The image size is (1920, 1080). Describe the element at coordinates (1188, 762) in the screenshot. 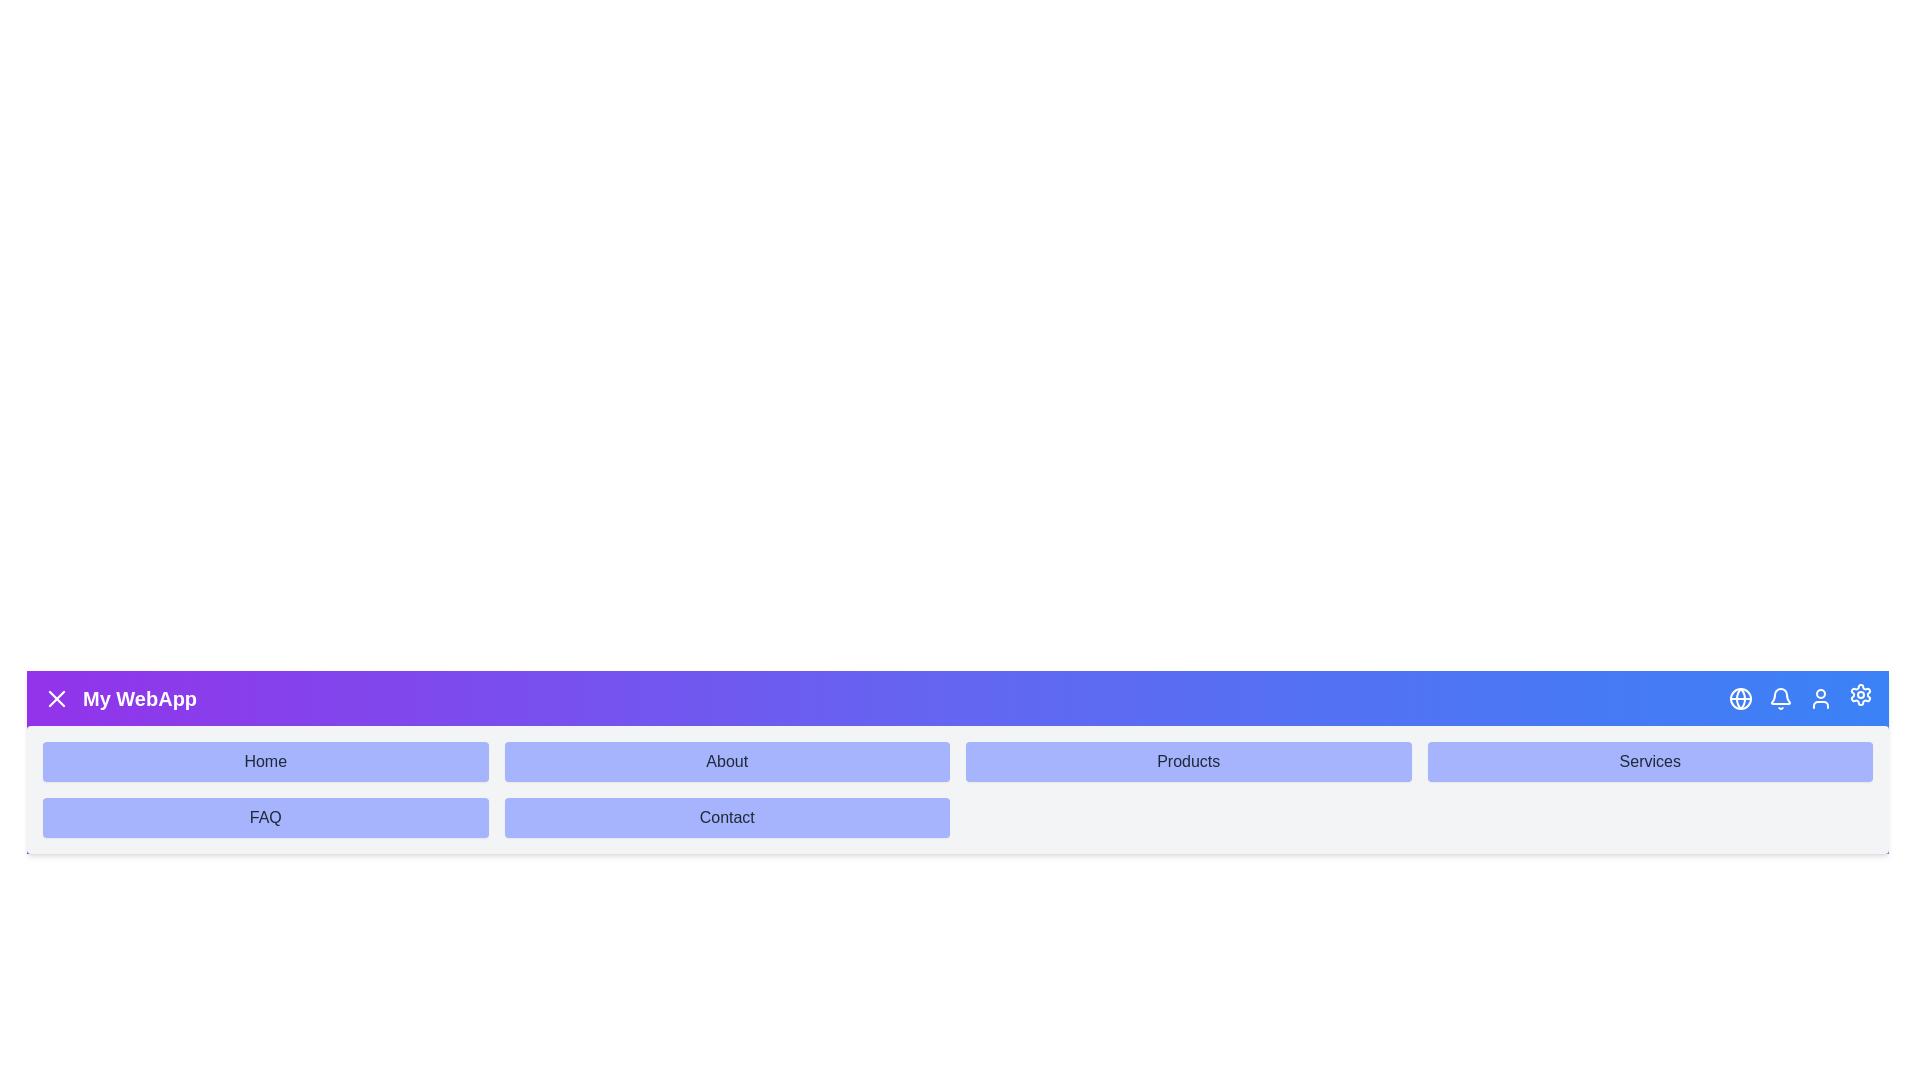

I see `the submenu item Products to navigate to its section` at that location.